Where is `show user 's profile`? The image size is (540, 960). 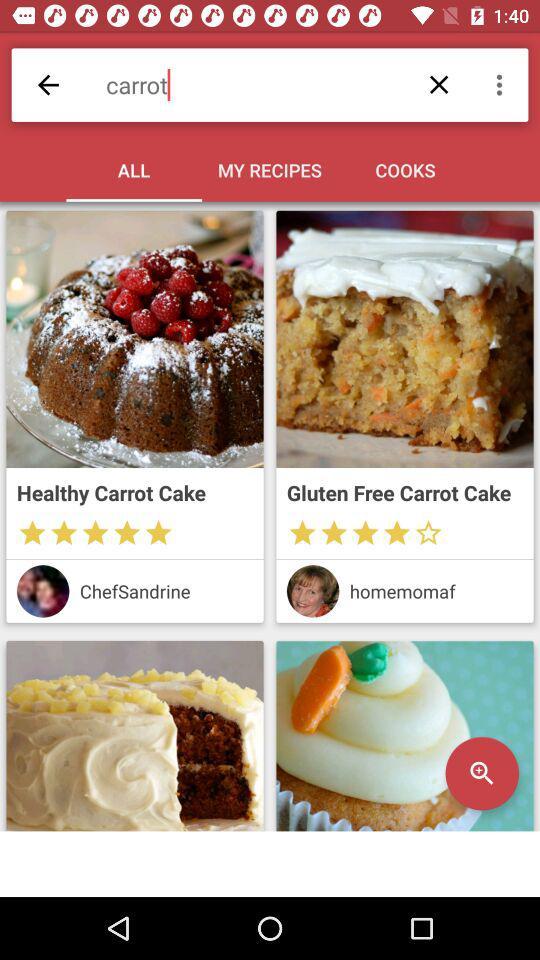 show user 's profile is located at coordinates (313, 591).